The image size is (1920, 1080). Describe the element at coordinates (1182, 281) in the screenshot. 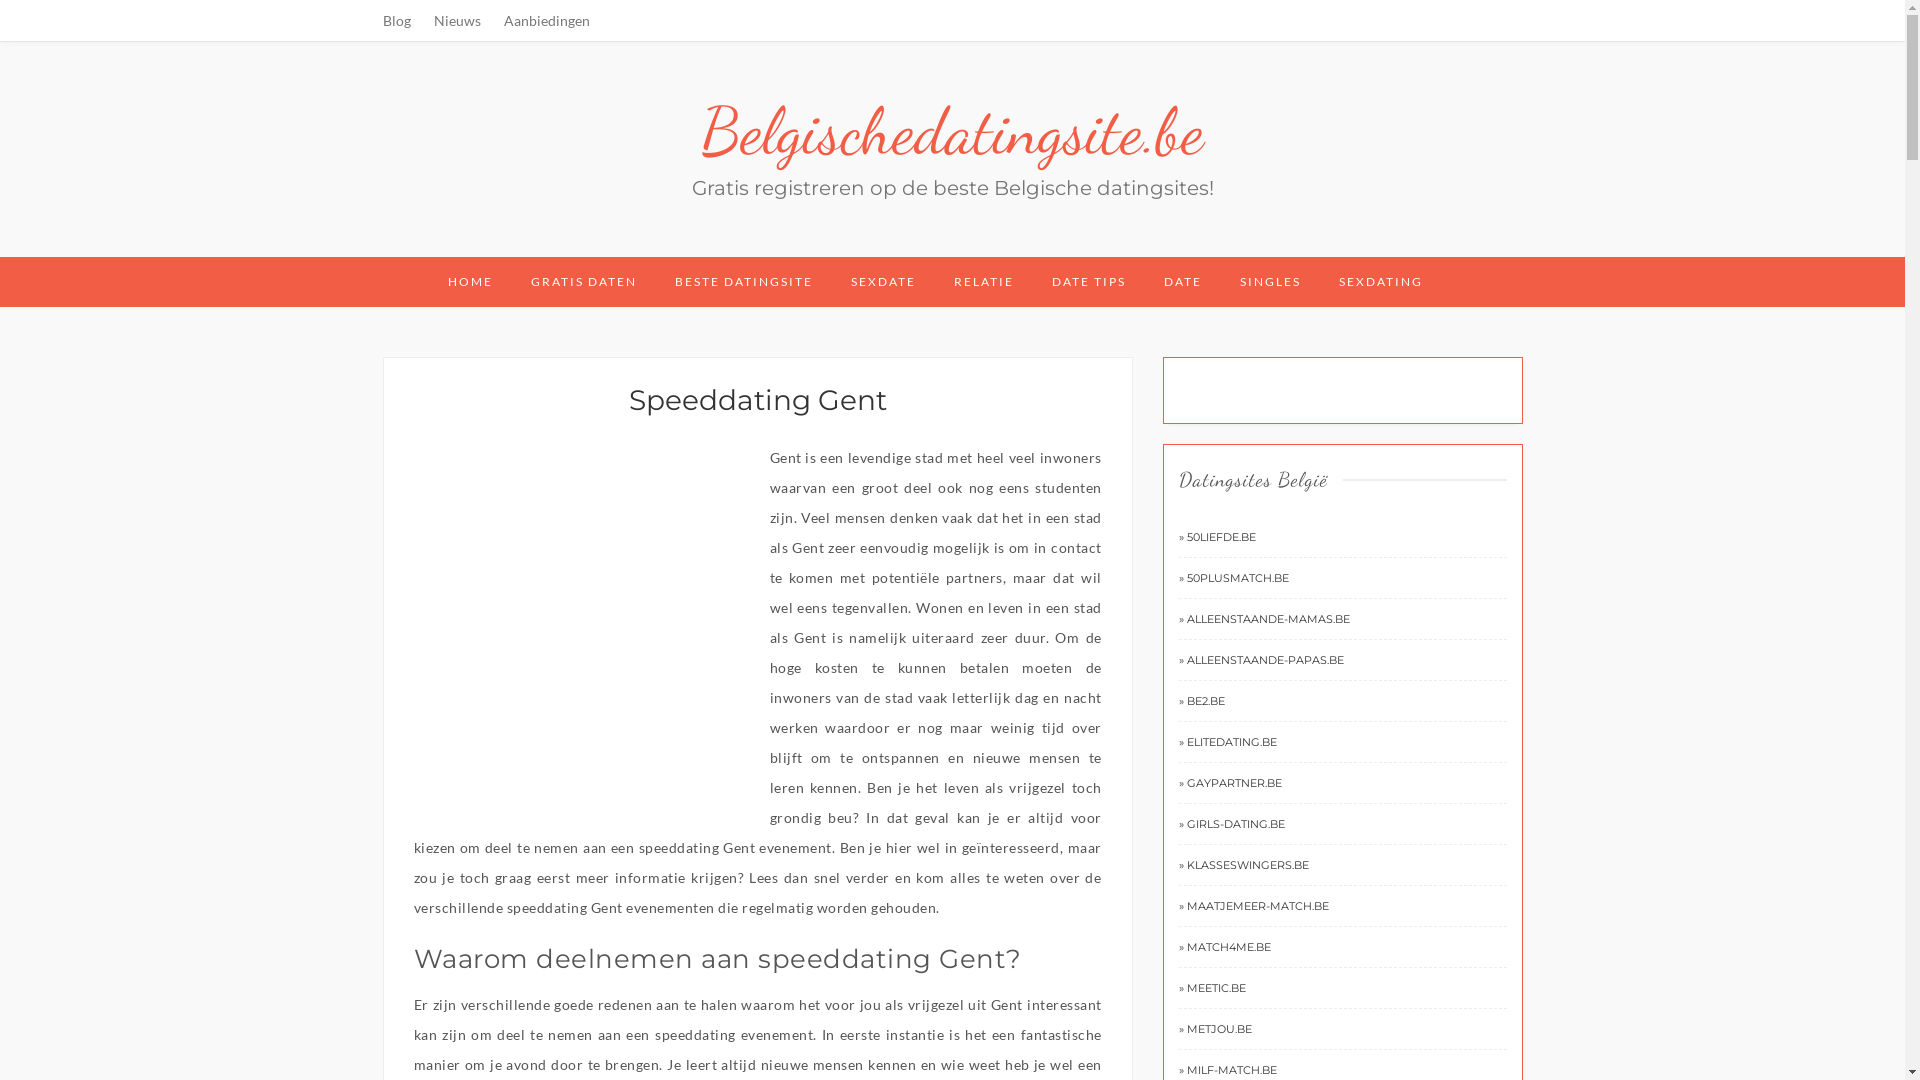

I see `'DATE'` at that location.